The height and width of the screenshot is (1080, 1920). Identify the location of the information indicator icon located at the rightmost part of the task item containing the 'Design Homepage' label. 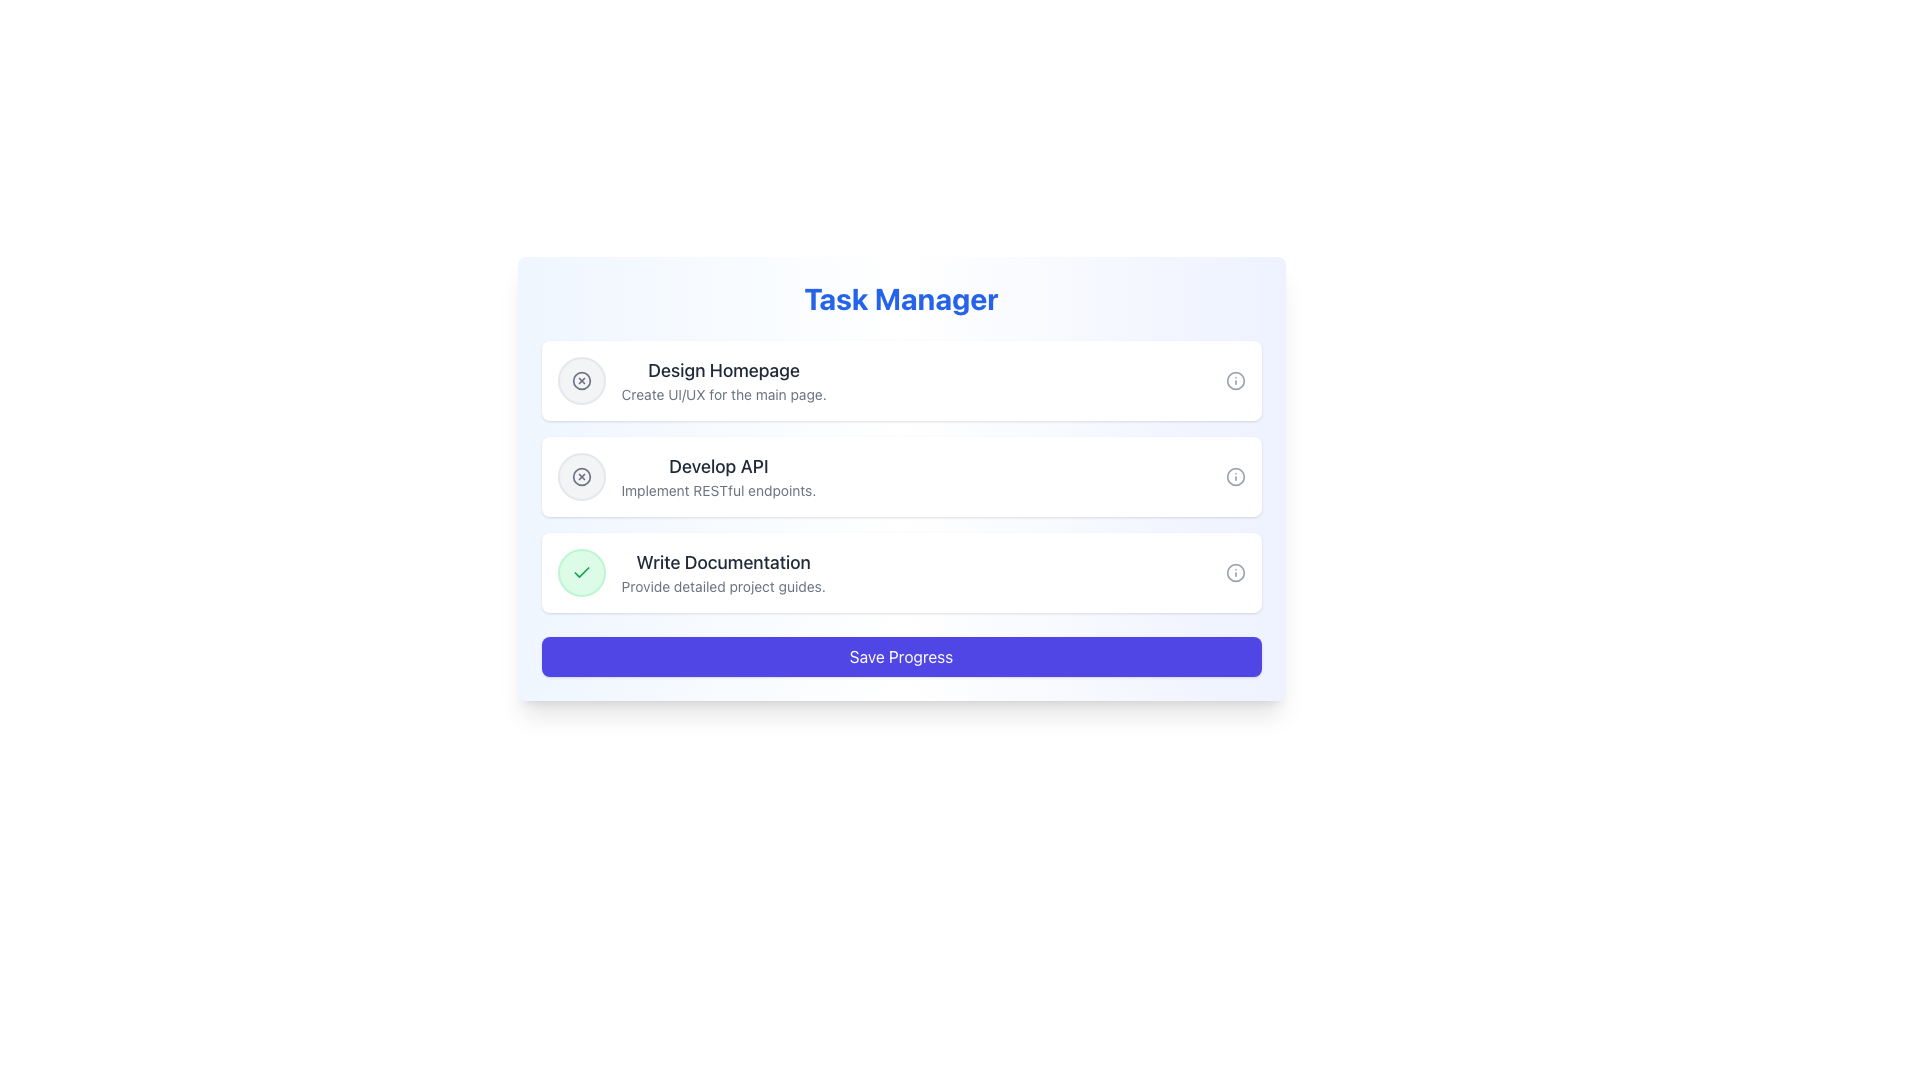
(1234, 381).